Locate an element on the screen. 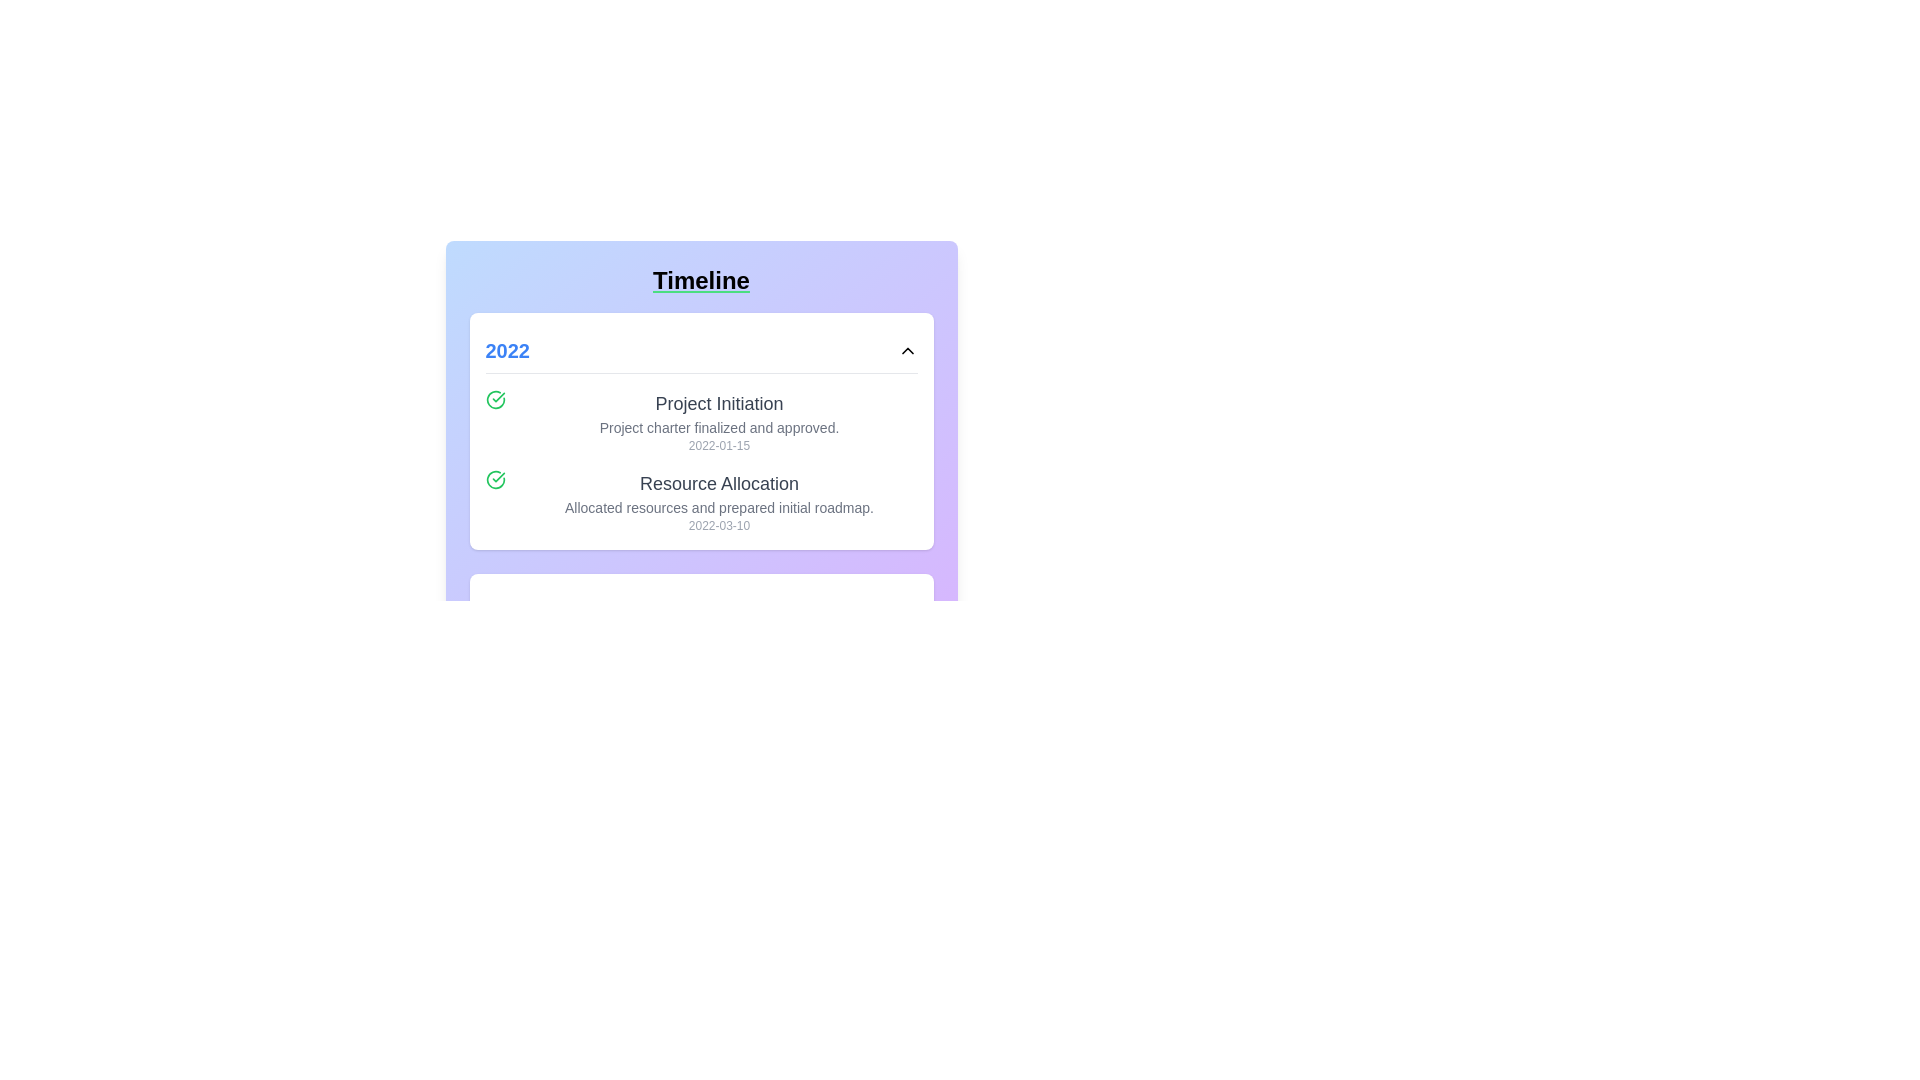 The image size is (1920, 1080). the circular green icon with a checkmark that signifies completion, located to the left of the 'Resource Allocation' heading in the timeline section is located at coordinates (495, 479).